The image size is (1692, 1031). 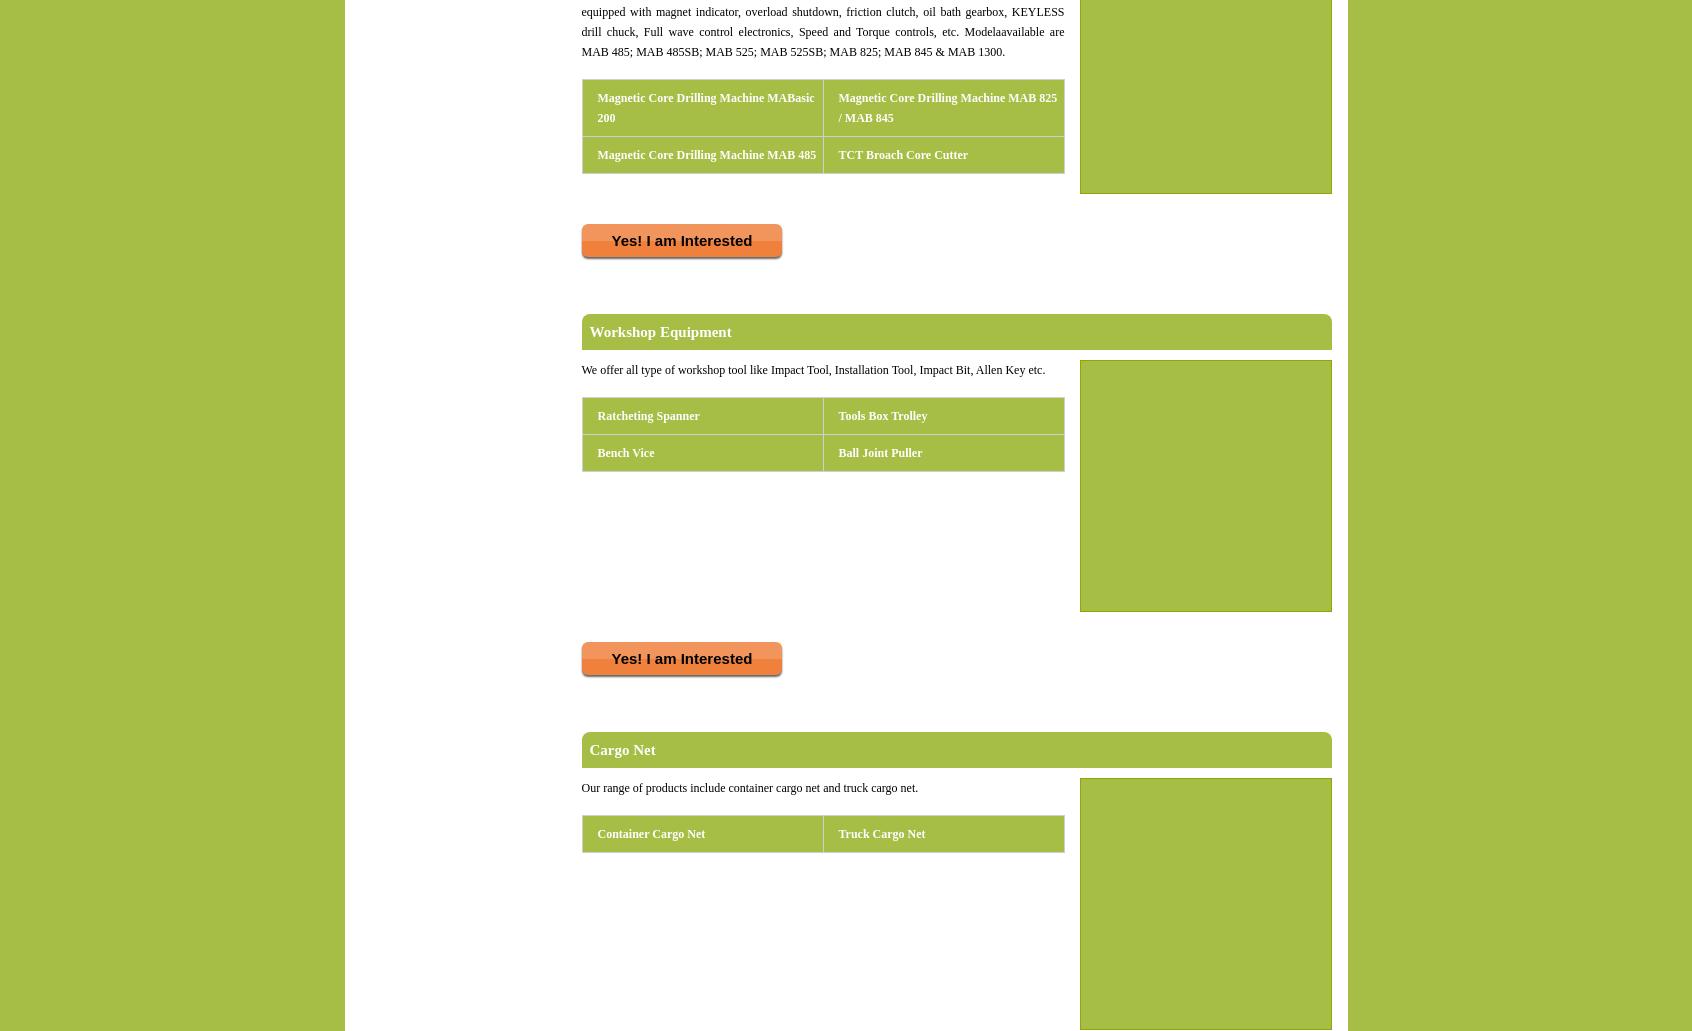 What do you see at coordinates (880, 833) in the screenshot?
I see `'Truck Cargo Net'` at bounding box center [880, 833].